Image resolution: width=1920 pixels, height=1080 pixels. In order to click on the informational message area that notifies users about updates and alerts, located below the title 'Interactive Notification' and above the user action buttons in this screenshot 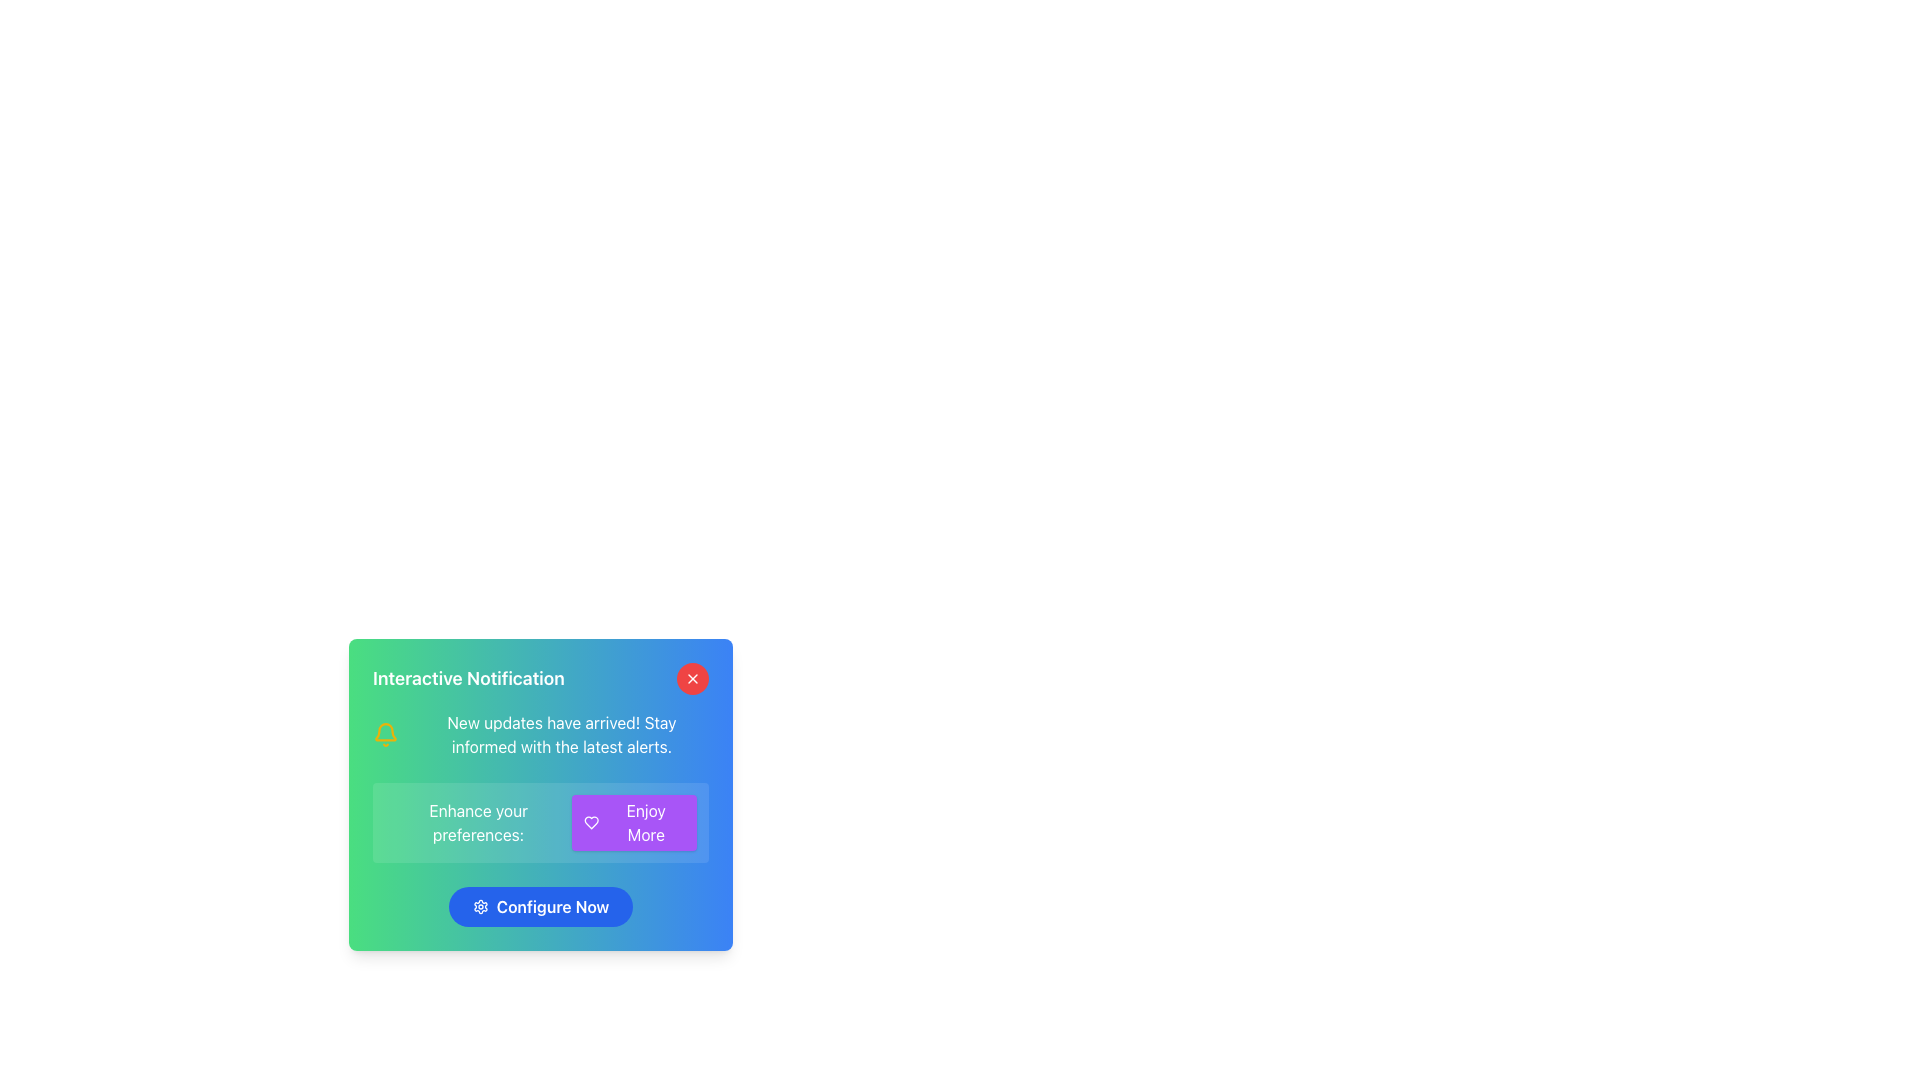, I will do `click(560, 735)`.